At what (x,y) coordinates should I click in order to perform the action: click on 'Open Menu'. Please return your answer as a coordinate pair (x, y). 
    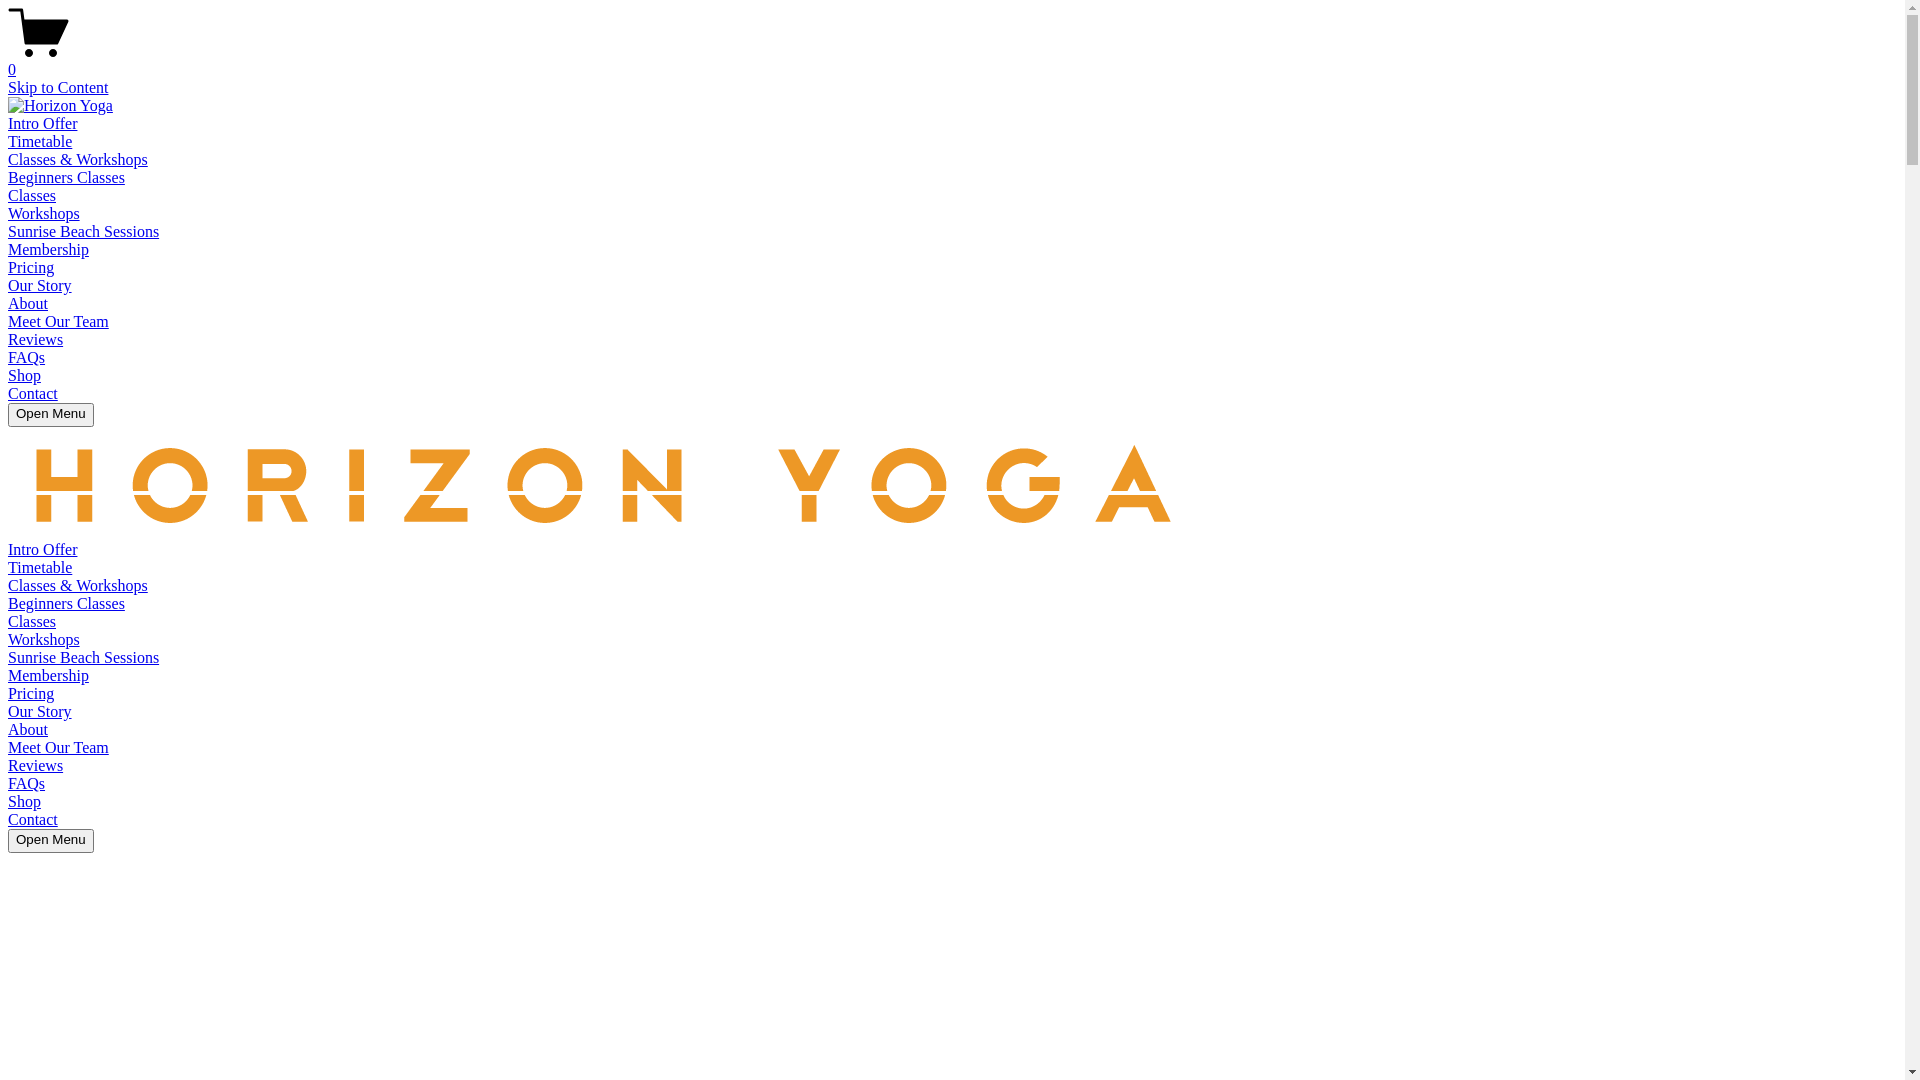
    Looking at the image, I should click on (51, 414).